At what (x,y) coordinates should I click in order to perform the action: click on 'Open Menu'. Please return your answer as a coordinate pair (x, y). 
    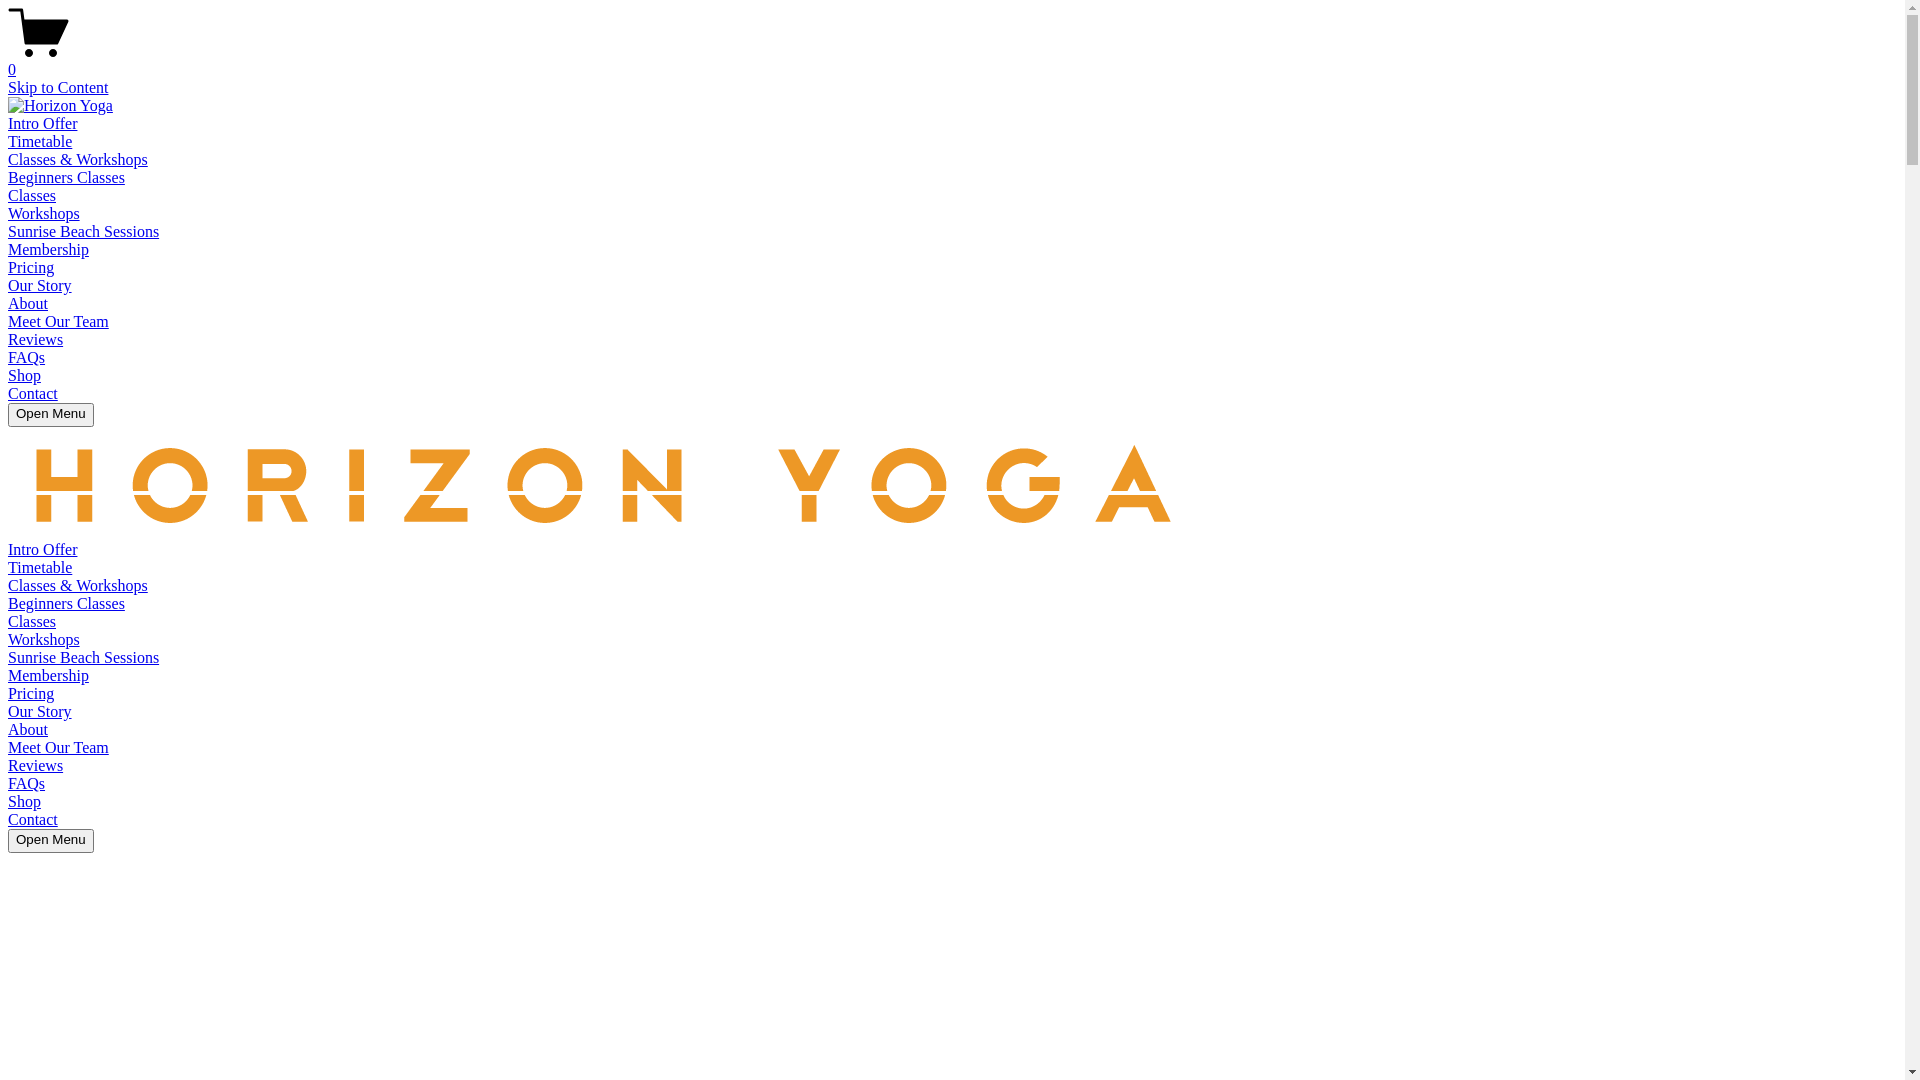
    Looking at the image, I should click on (51, 414).